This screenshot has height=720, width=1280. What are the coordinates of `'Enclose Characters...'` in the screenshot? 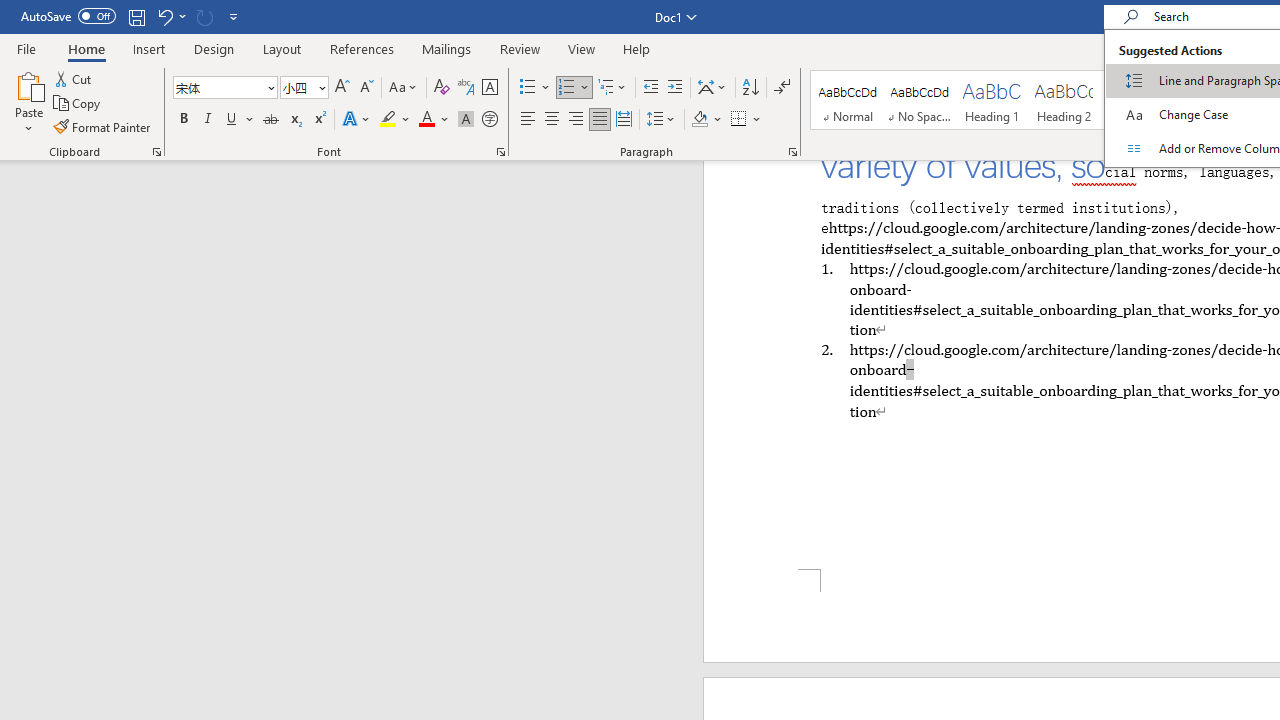 It's located at (489, 119).